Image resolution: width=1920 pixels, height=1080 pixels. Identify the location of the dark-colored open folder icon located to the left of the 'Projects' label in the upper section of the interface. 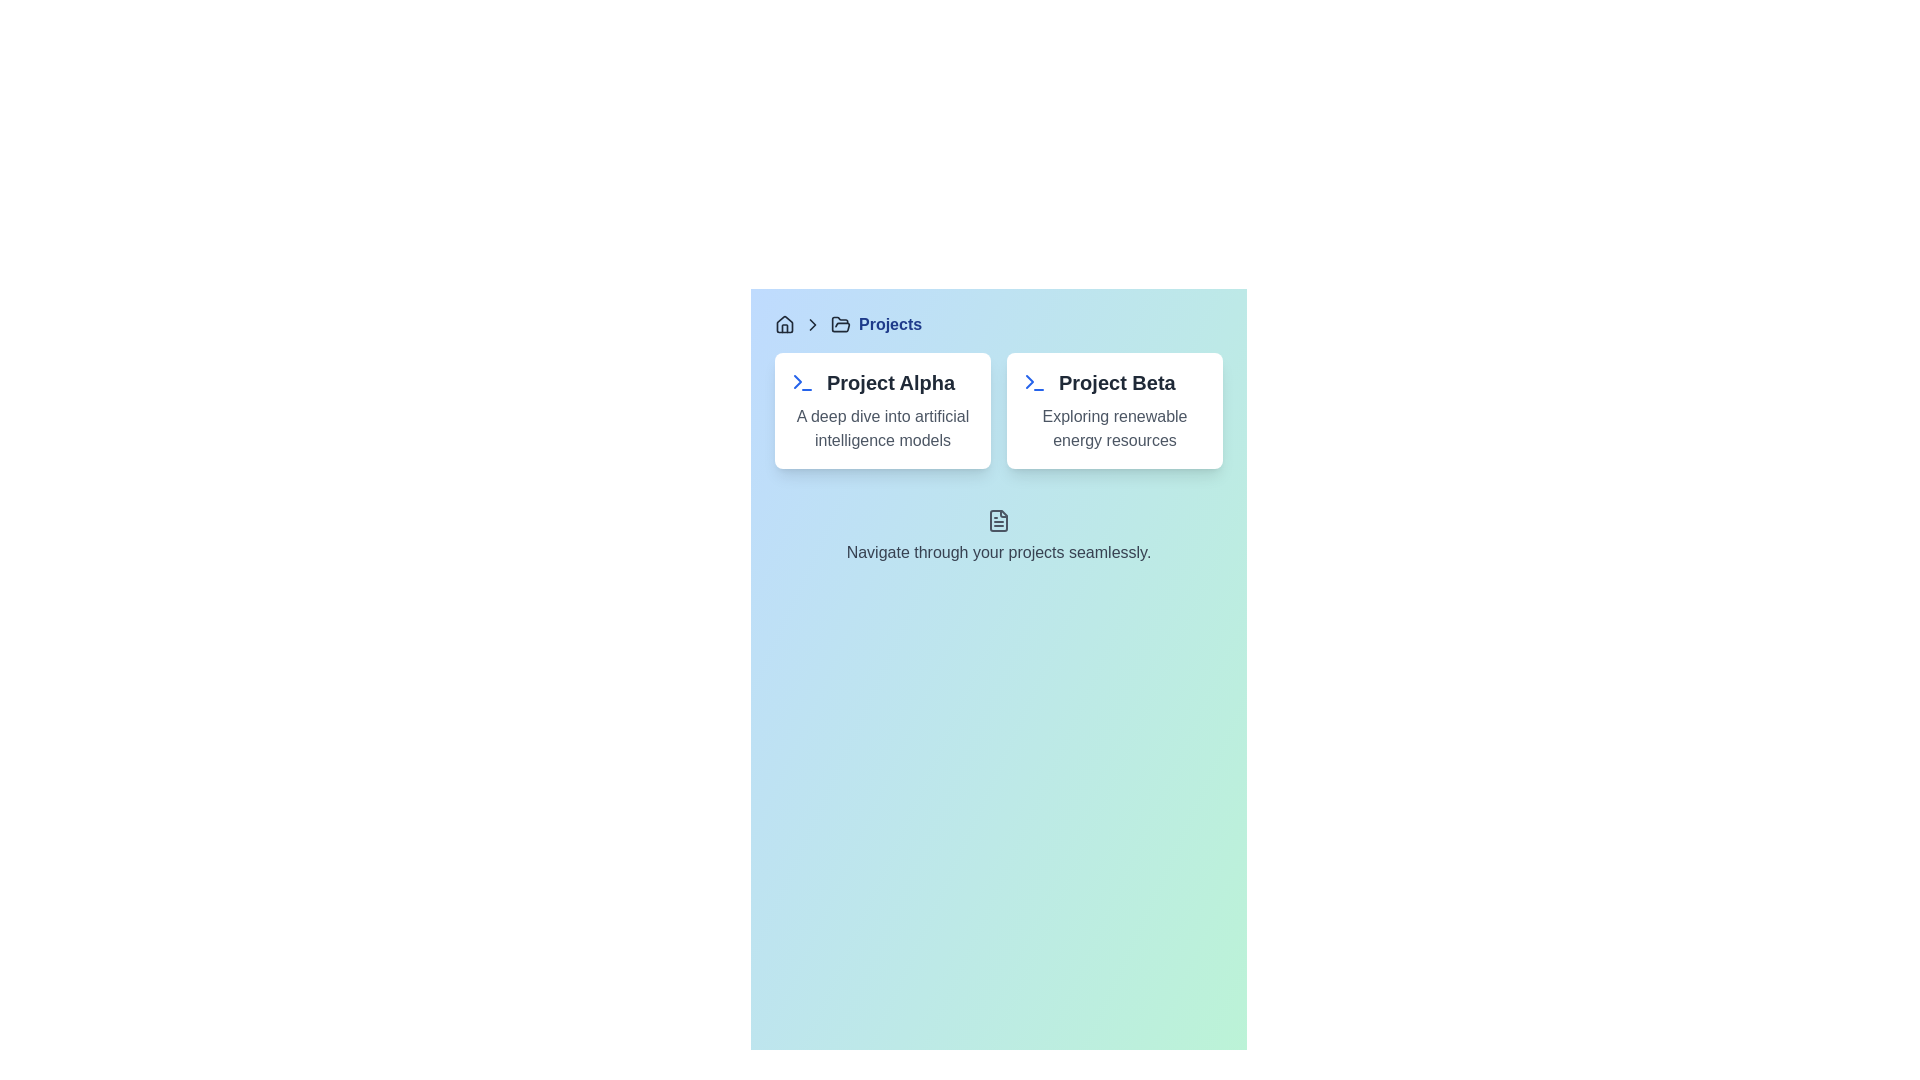
(840, 323).